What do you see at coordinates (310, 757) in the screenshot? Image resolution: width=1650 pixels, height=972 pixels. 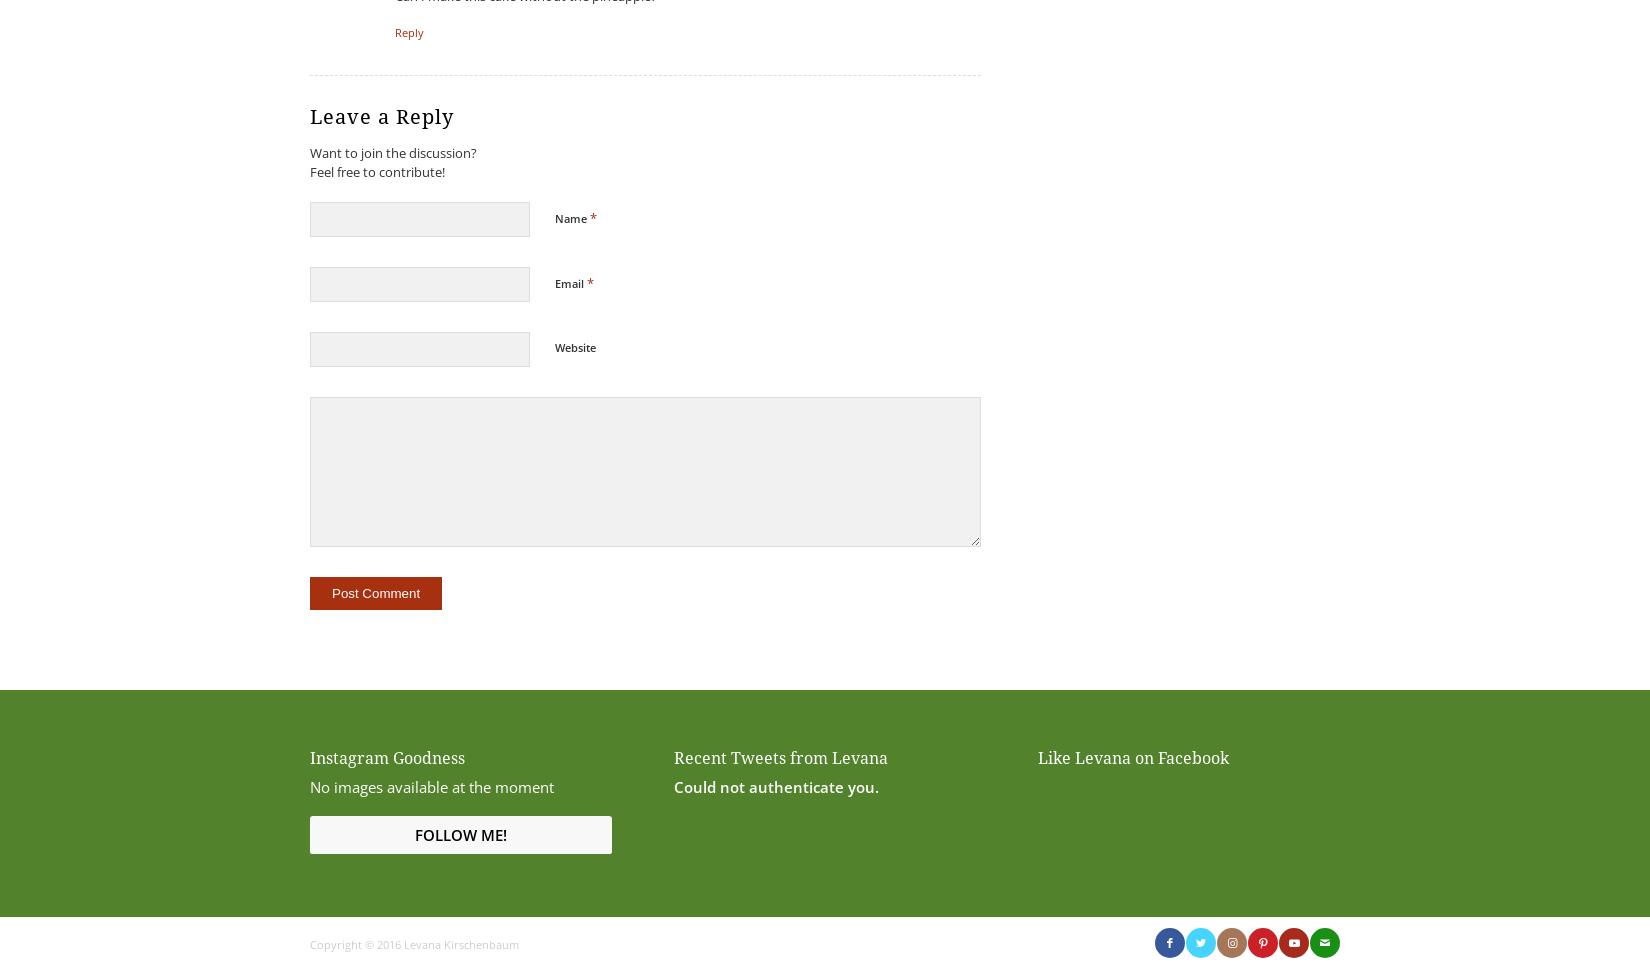 I see `'Instagram Goodness'` at bounding box center [310, 757].